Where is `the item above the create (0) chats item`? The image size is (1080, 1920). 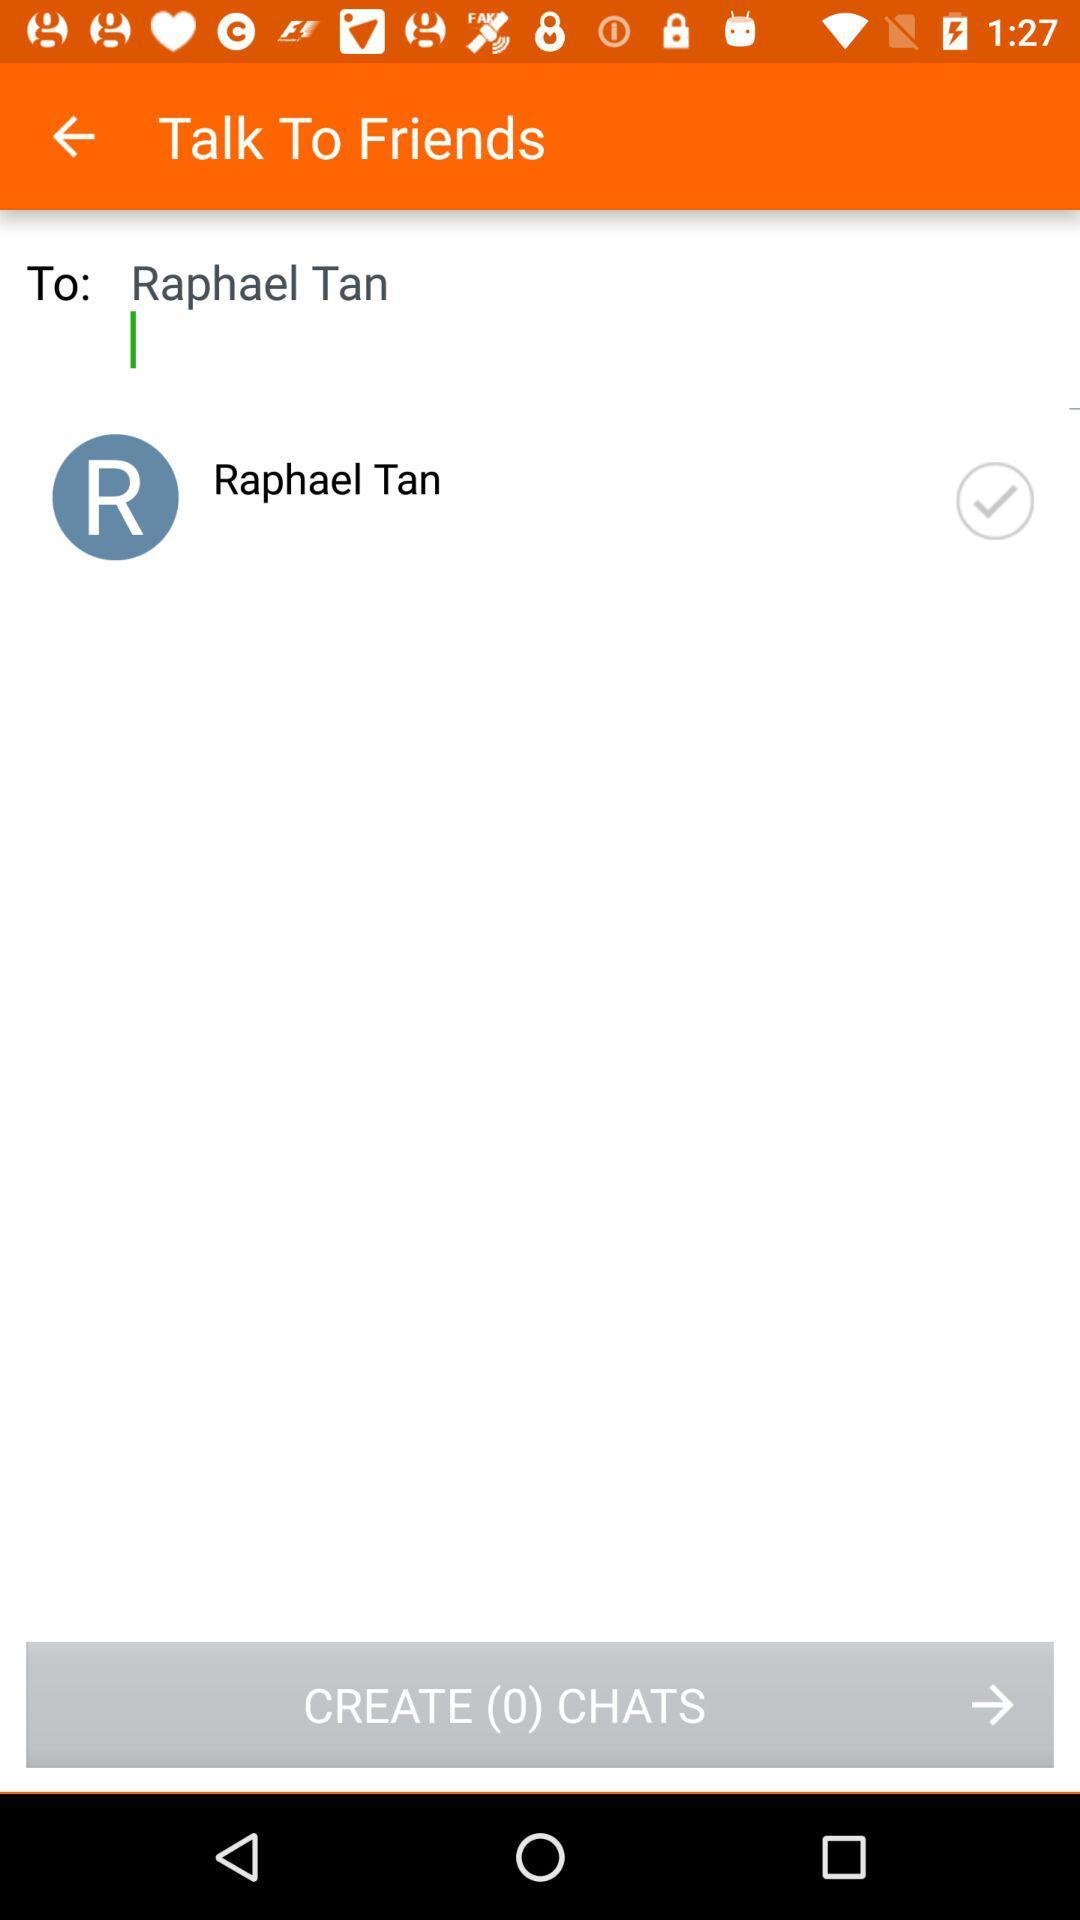
the item above the create (0) chats item is located at coordinates (115, 497).